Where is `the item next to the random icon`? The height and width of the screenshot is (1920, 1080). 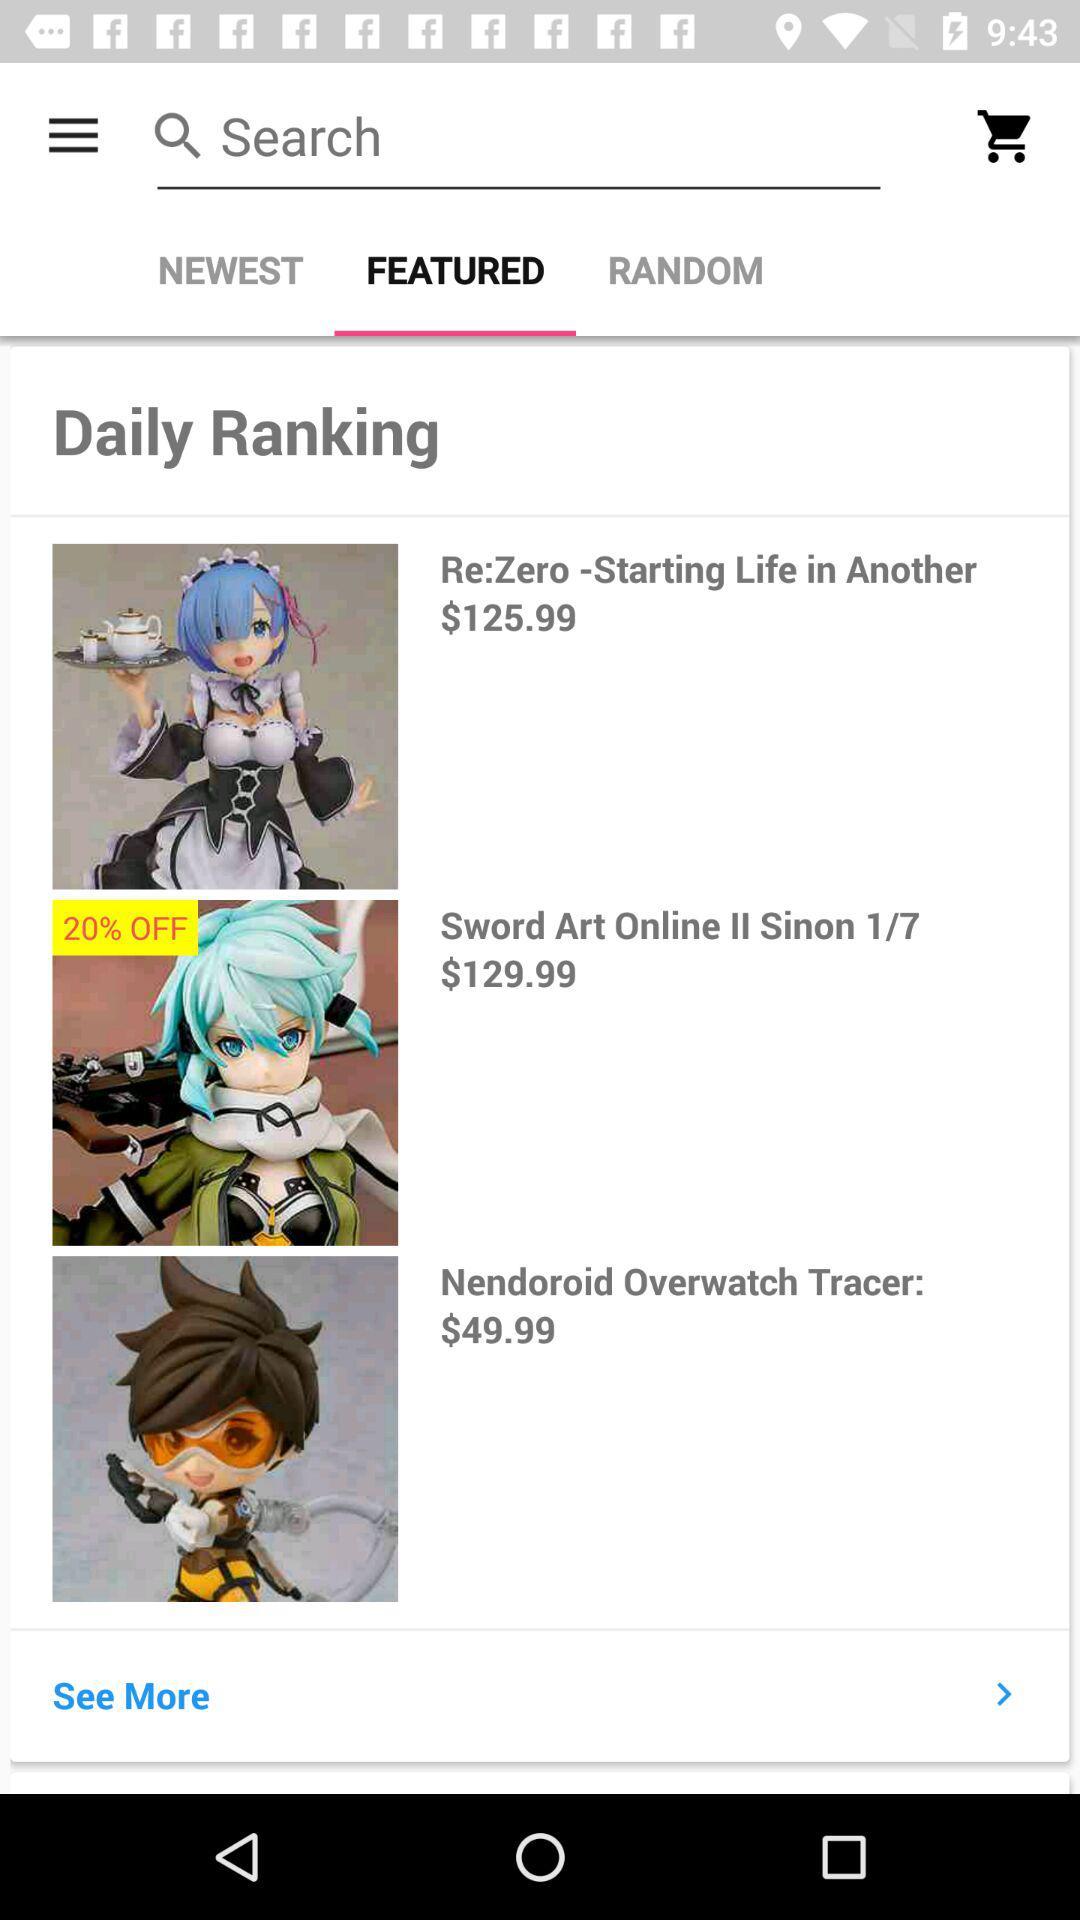
the item next to the random icon is located at coordinates (455, 269).